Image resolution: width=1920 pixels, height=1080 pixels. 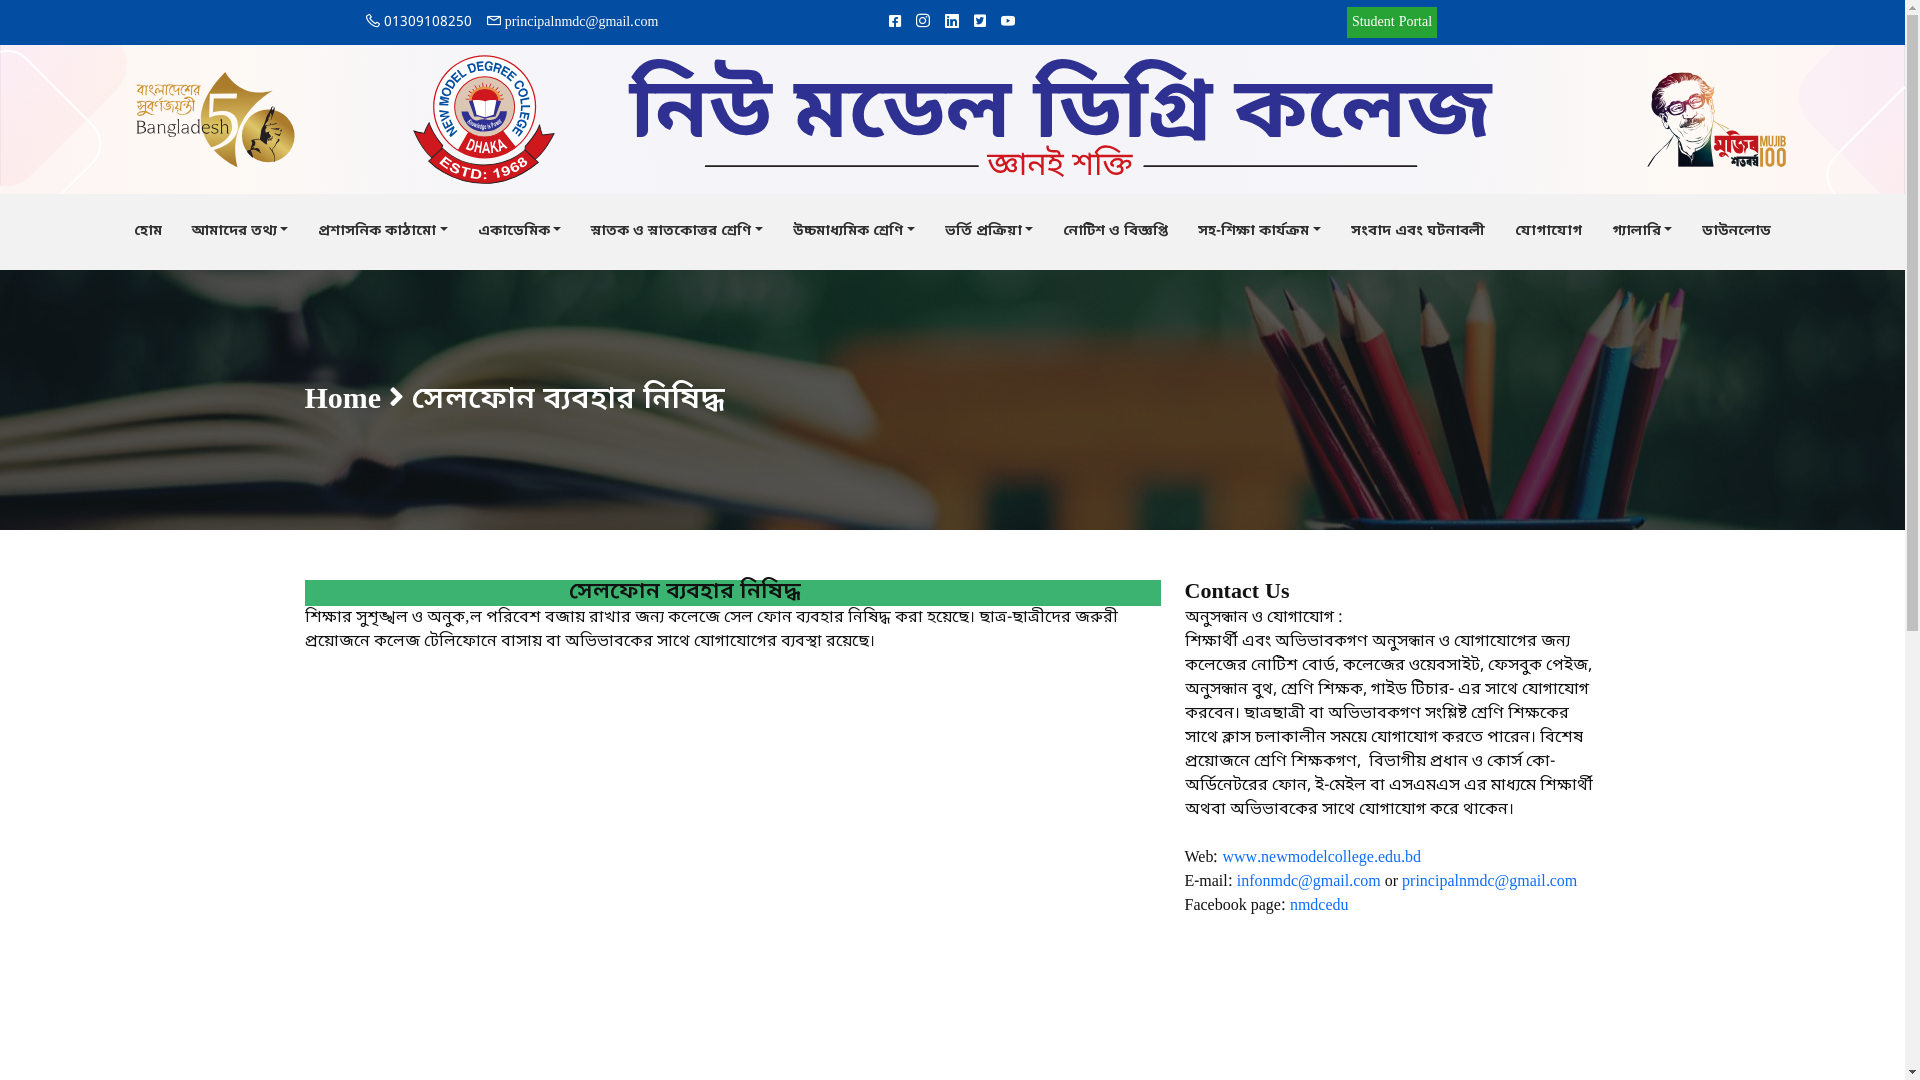 I want to click on 'www.newmodelcollege.edu.bd', so click(x=1221, y=856).